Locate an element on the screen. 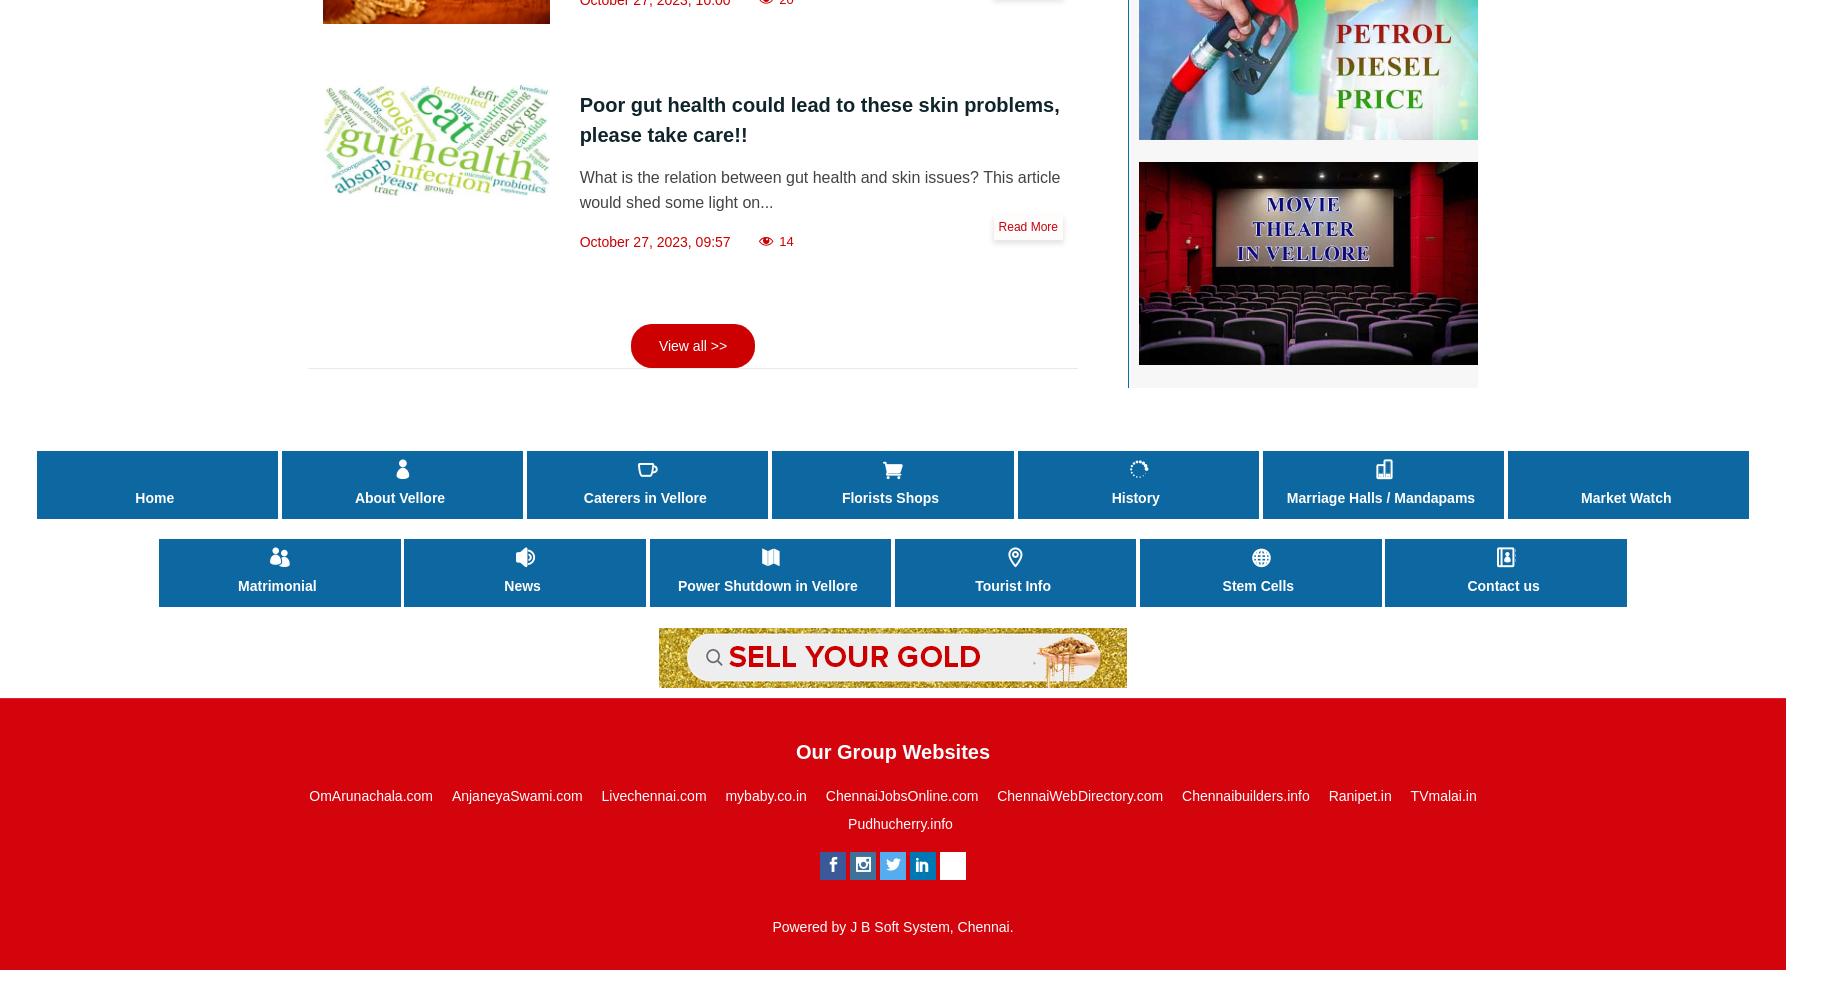 This screenshot has height=997, width=1836. 'Home' is located at coordinates (154, 498).